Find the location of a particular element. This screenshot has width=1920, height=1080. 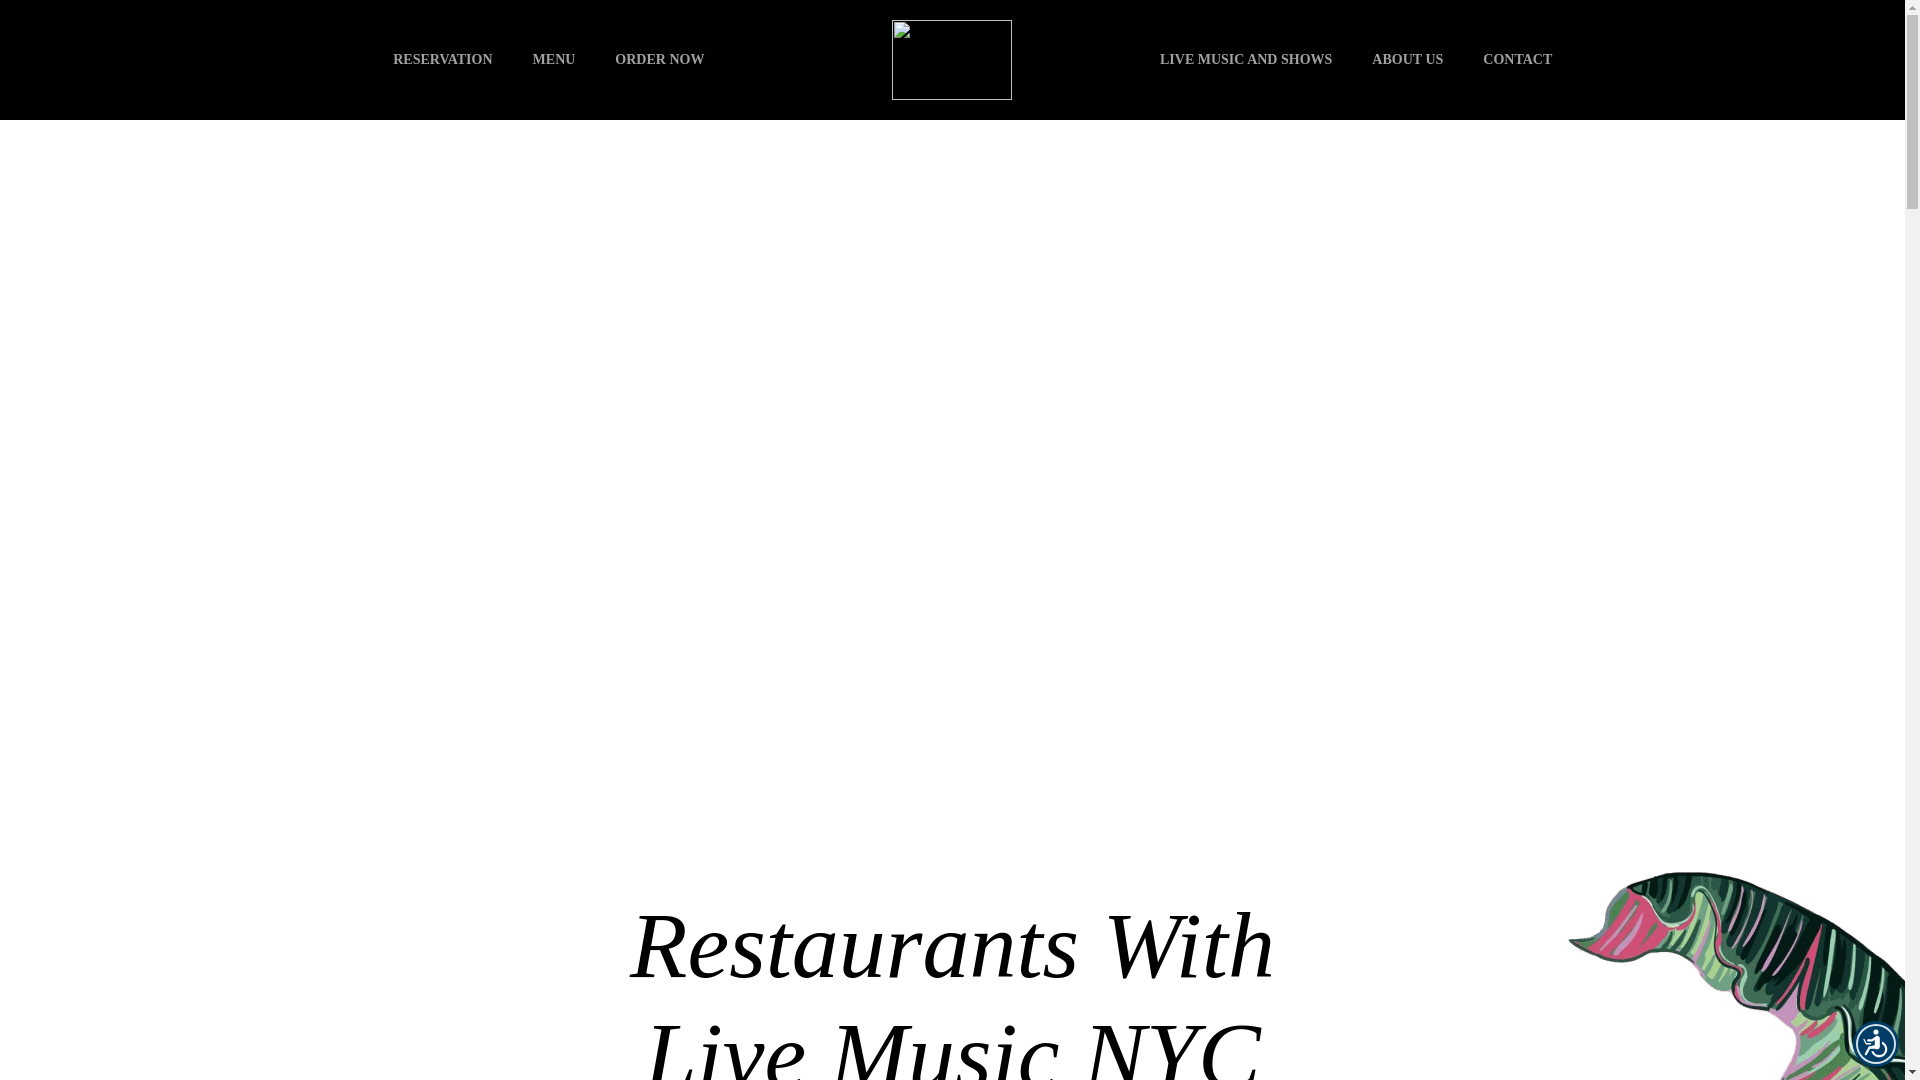

'LIVE MUSIC AND SHOWS' is located at coordinates (1245, 59).